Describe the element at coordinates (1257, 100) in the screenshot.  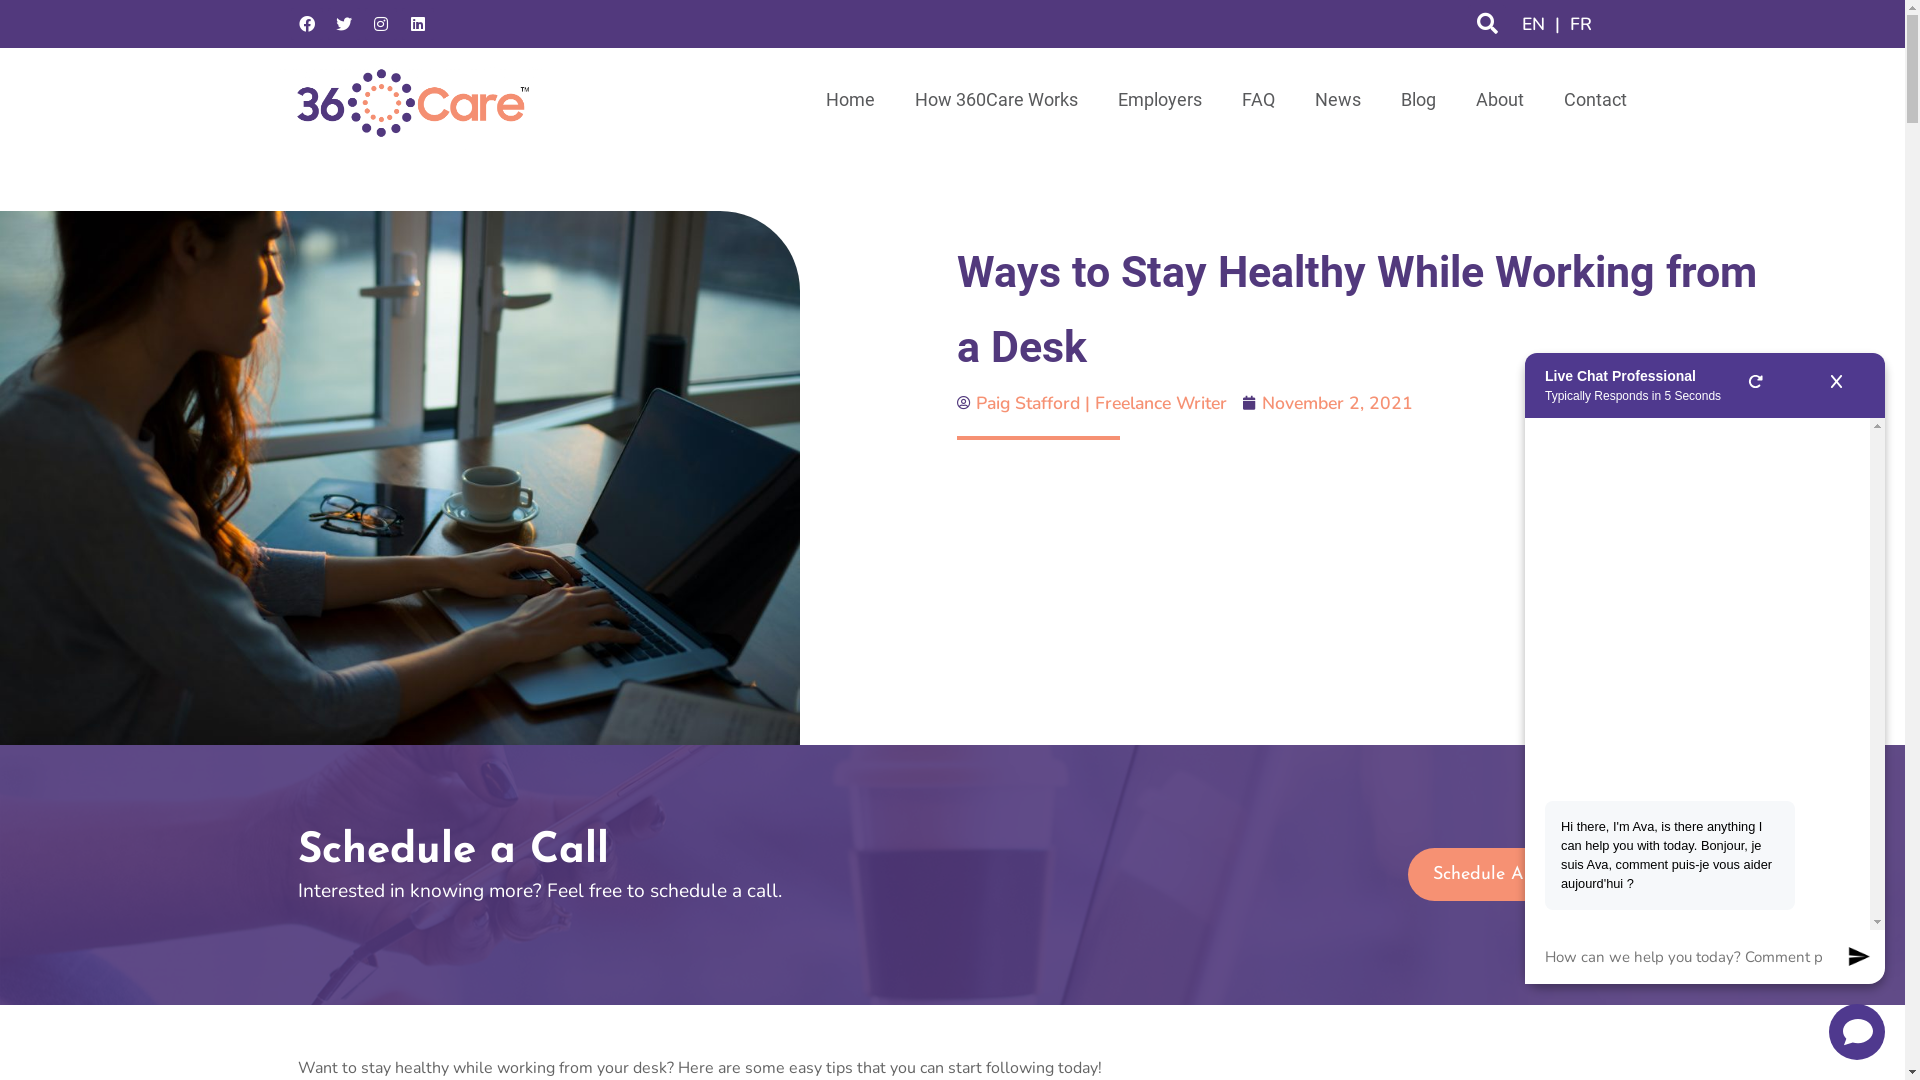
I see `'FAQ'` at that location.